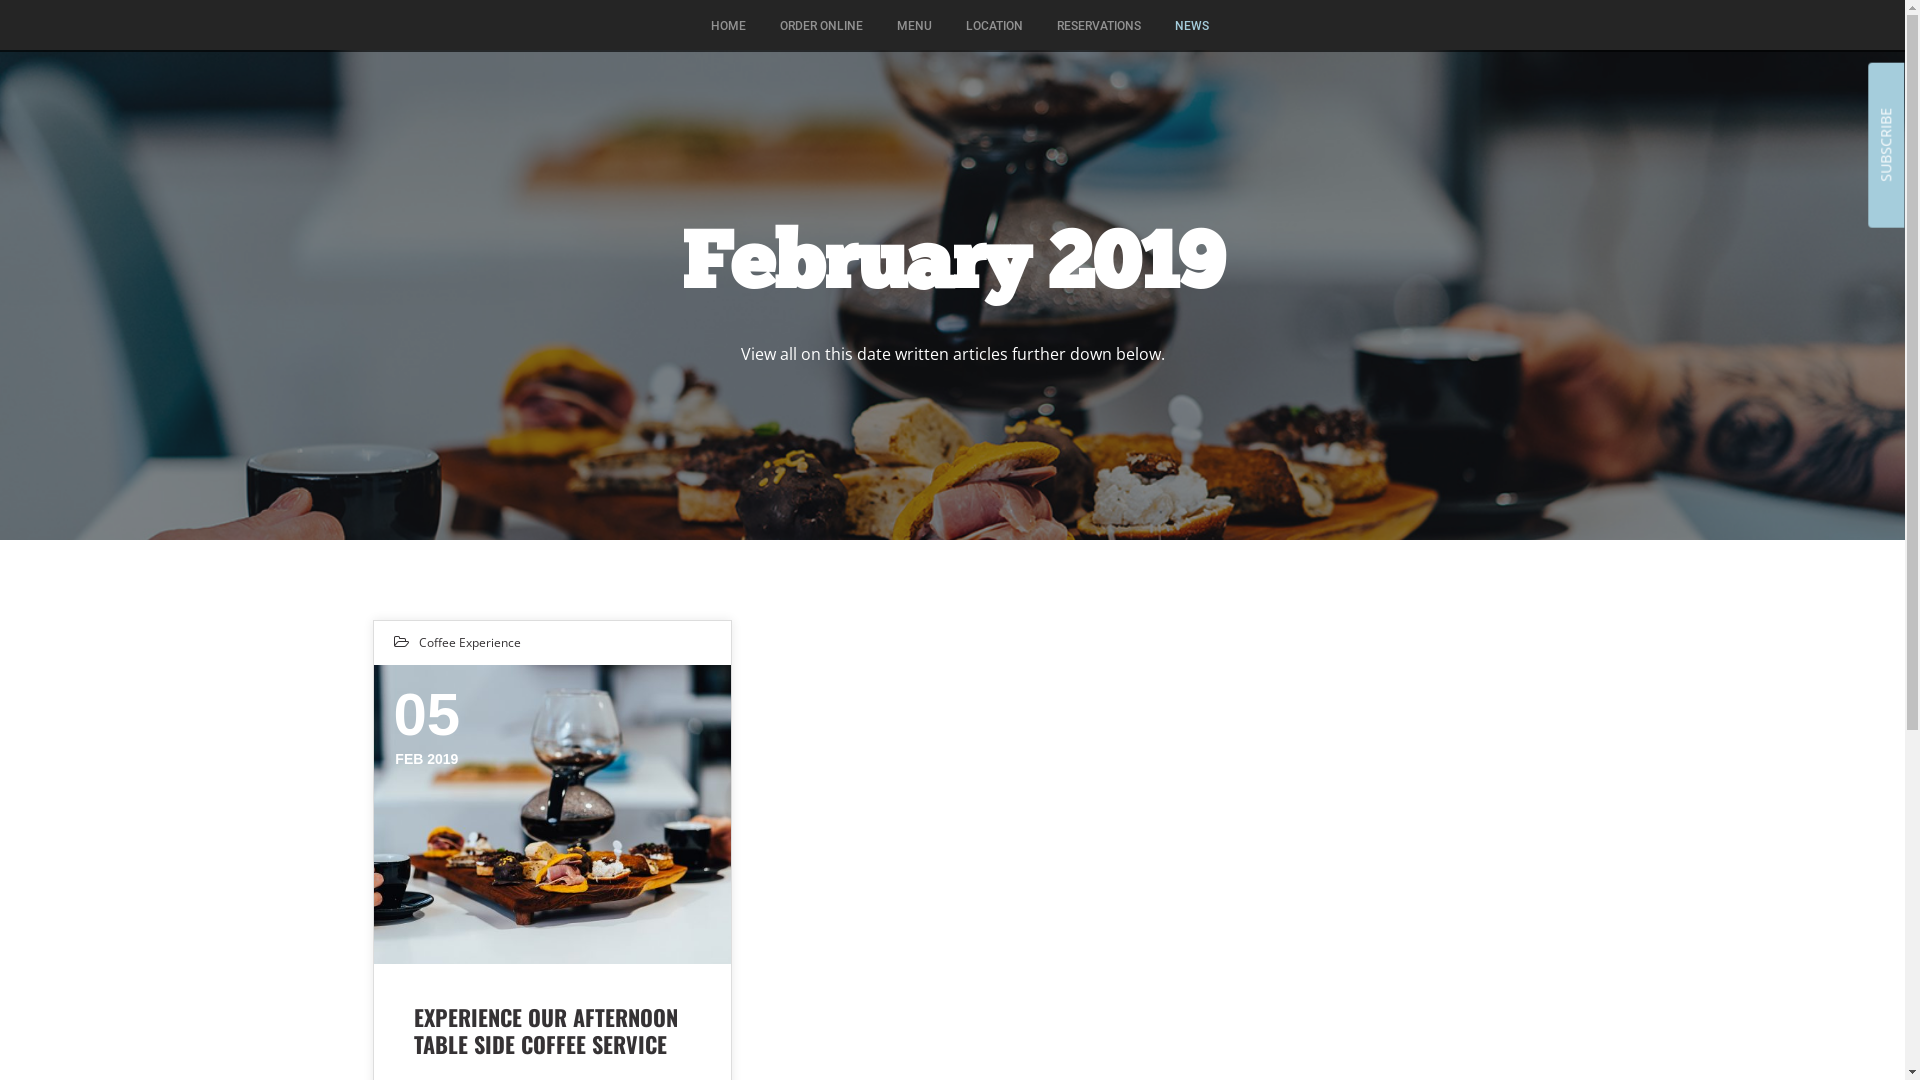 This screenshot has height=1080, width=1920. Describe the element at coordinates (821, 26) in the screenshot. I see `'ORDER ONLINE'` at that location.